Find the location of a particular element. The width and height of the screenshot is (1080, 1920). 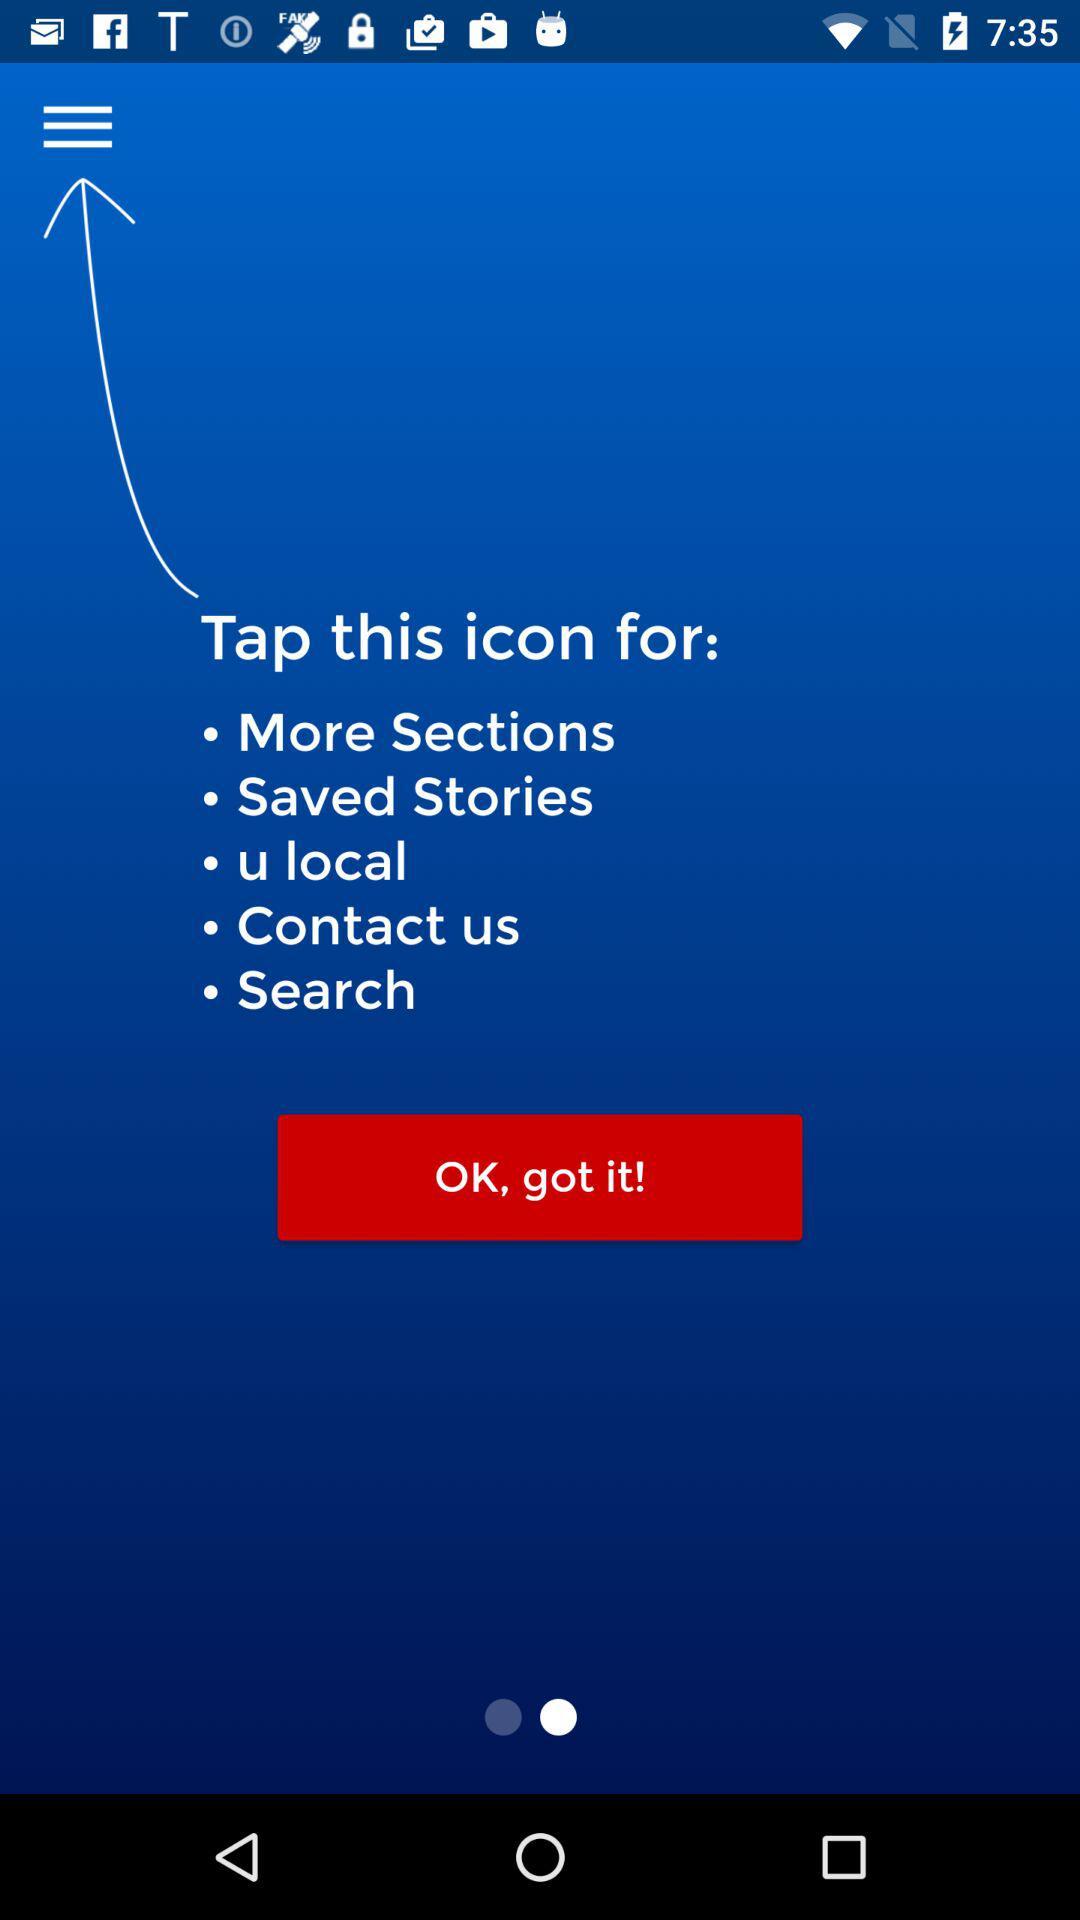

the icon below more sections saved is located at coordinates (540, 1177).